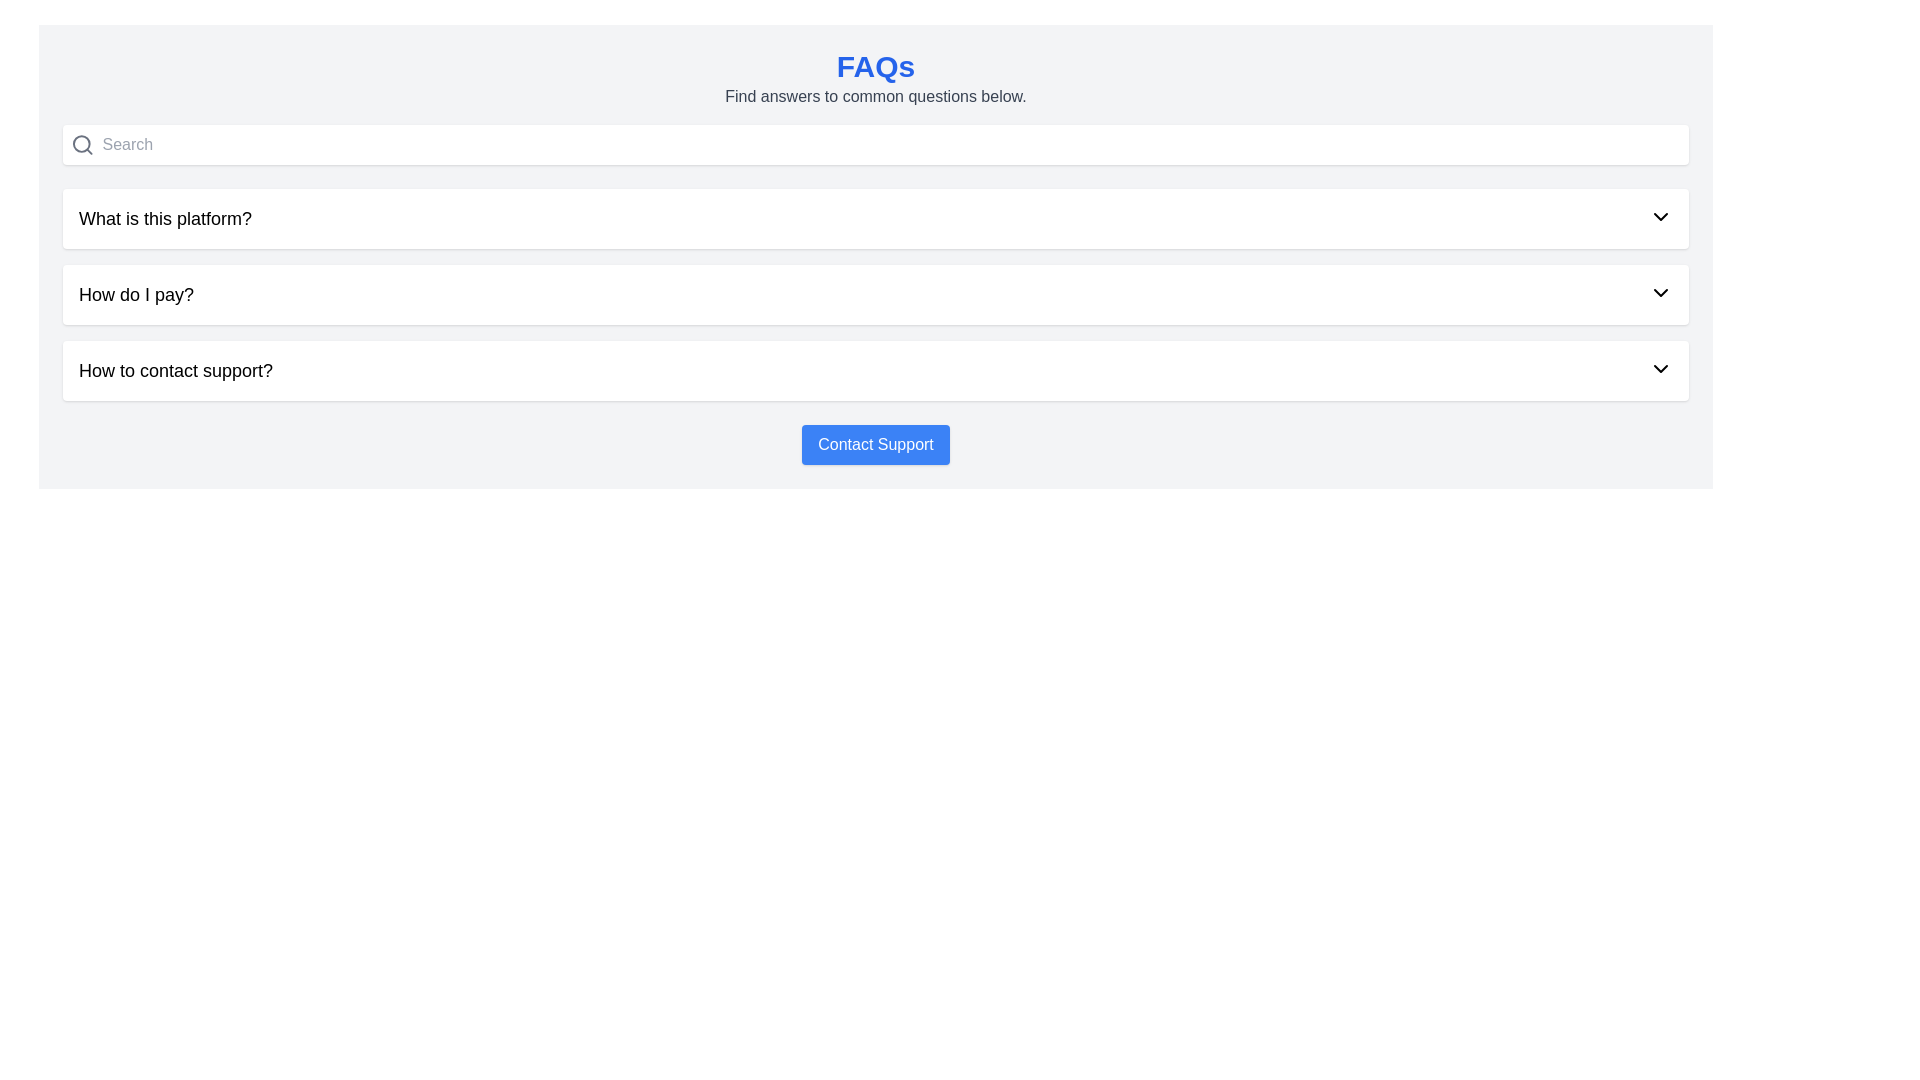  I want to click on the introductory text element located beneath the 'FAQs' header, which provides contextual information for the FAQ section, so click(875, 96).